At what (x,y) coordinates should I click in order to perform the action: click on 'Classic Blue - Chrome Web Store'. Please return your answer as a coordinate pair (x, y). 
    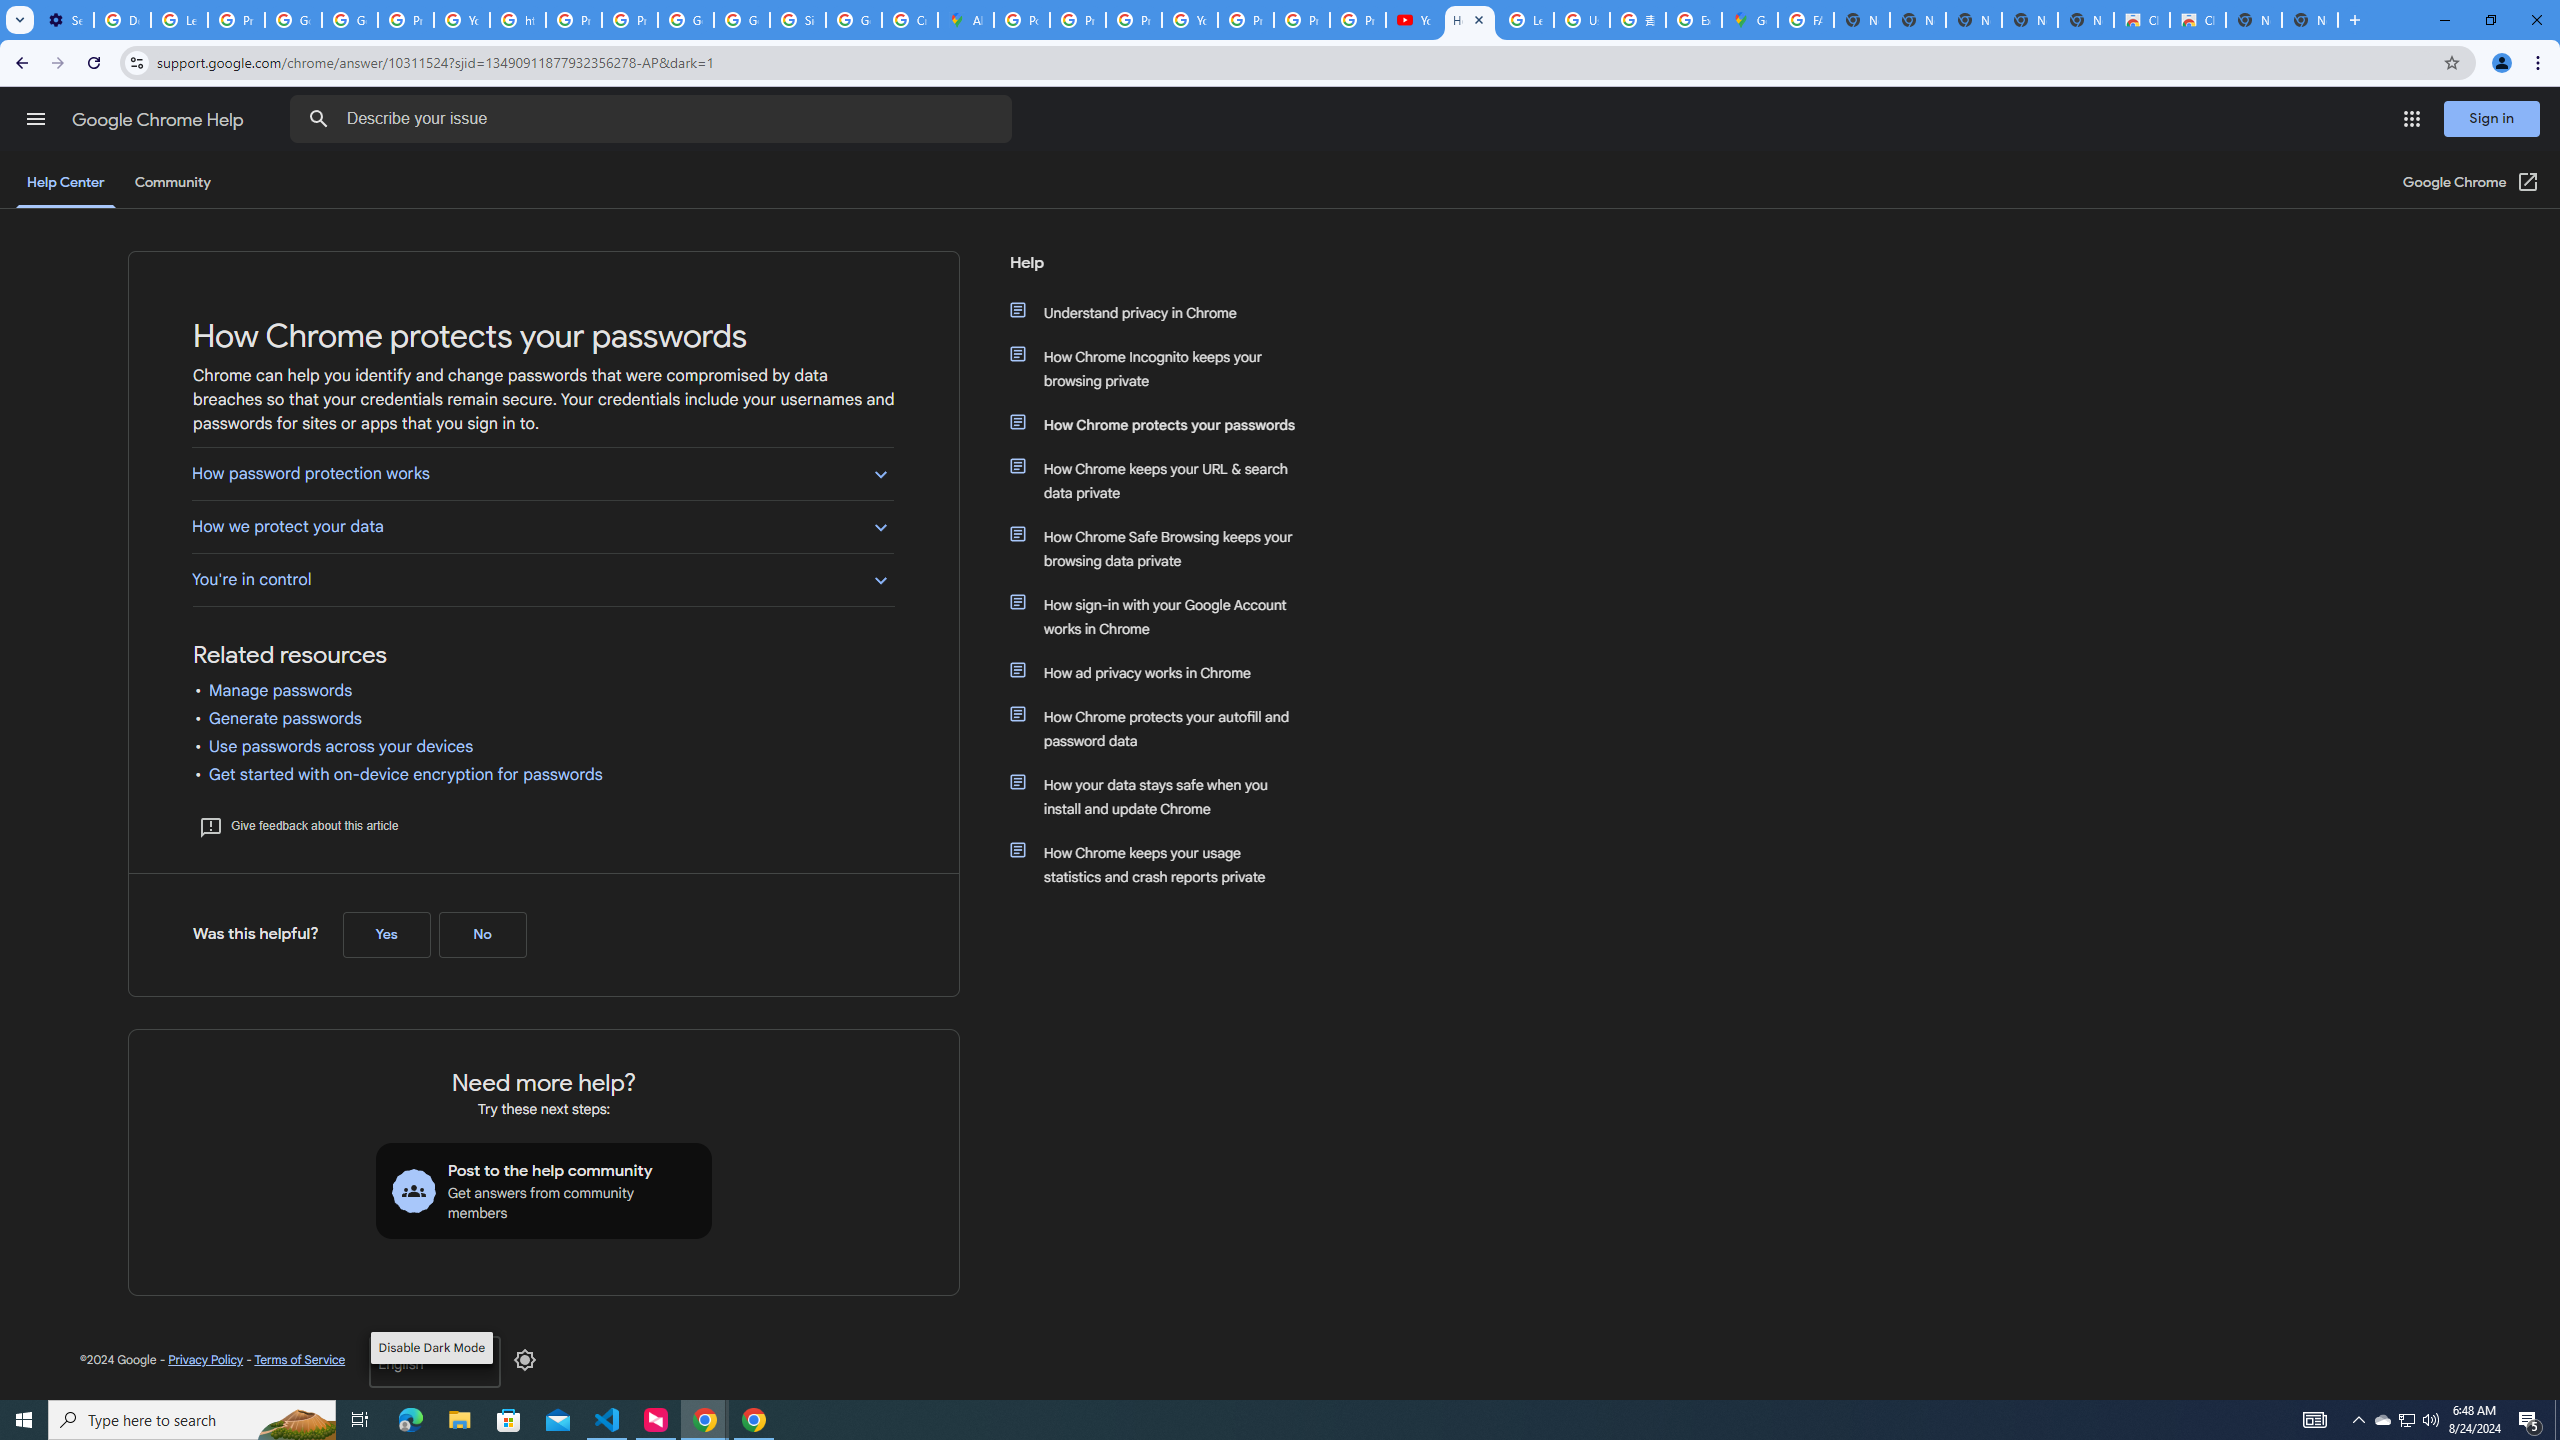
    Looking at the image, I should click on (2140, 19).